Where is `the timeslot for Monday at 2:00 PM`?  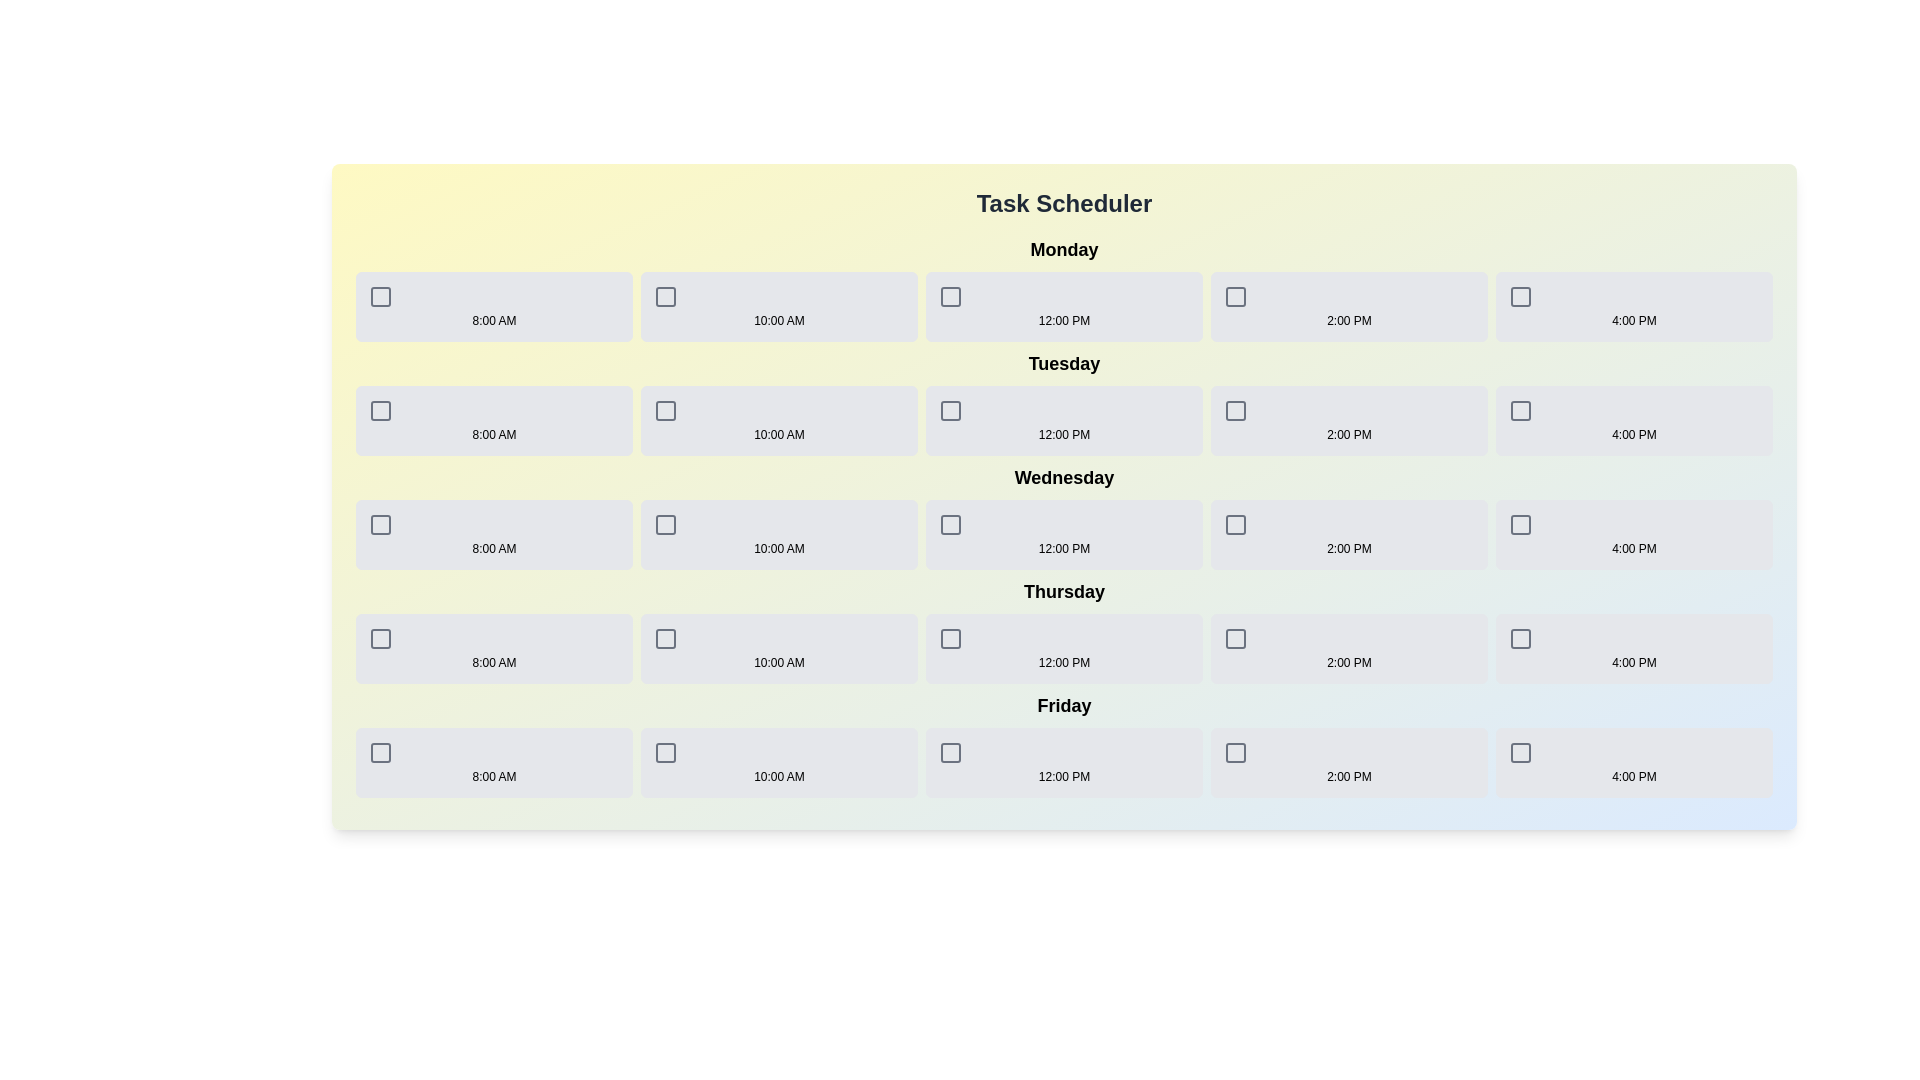 the timeslot for Monday at 2:00 PM is located at coordinates (1349, 307).